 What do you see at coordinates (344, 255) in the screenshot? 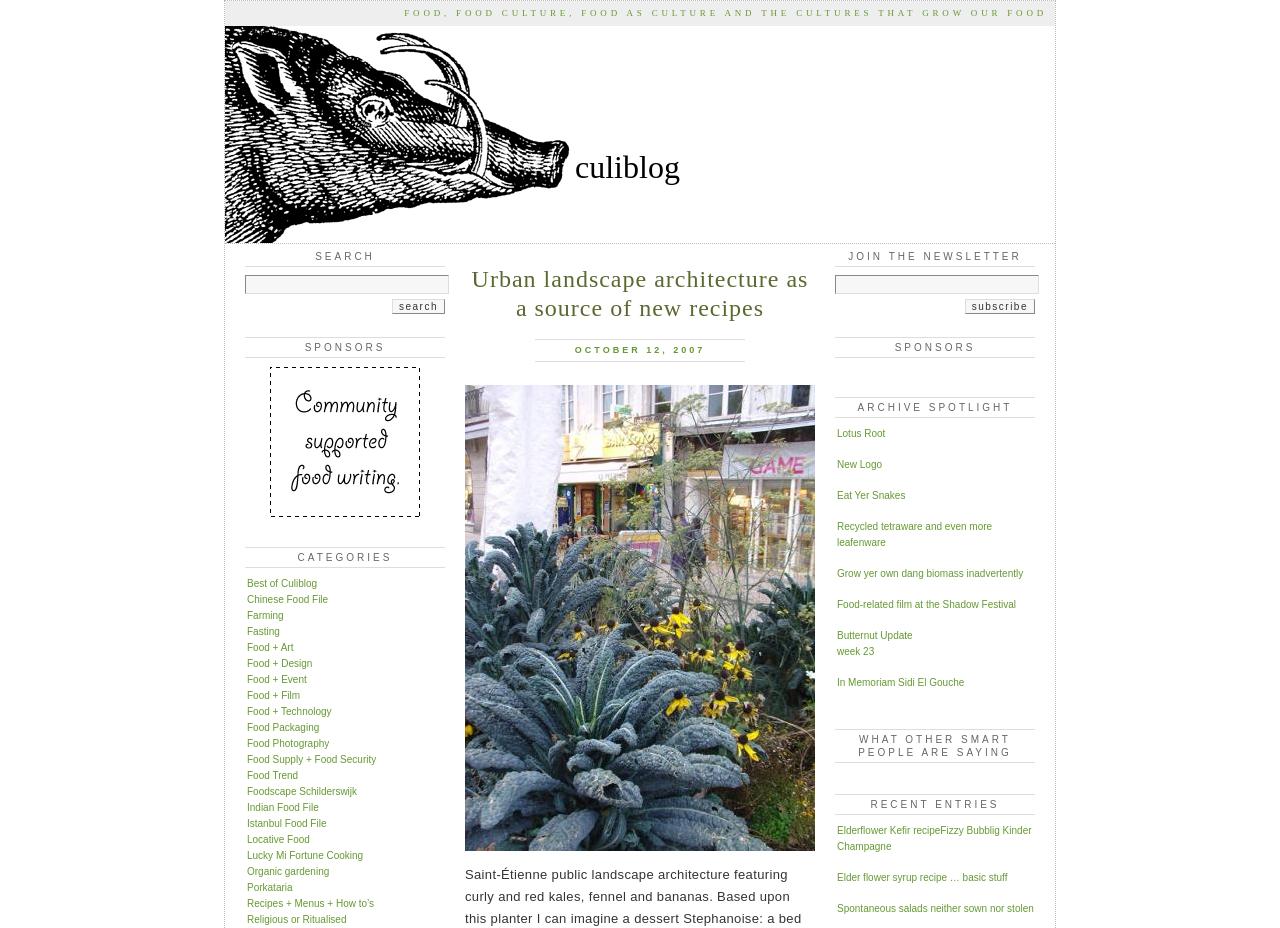
I see `'Search'` at bounding box center [344, 255].